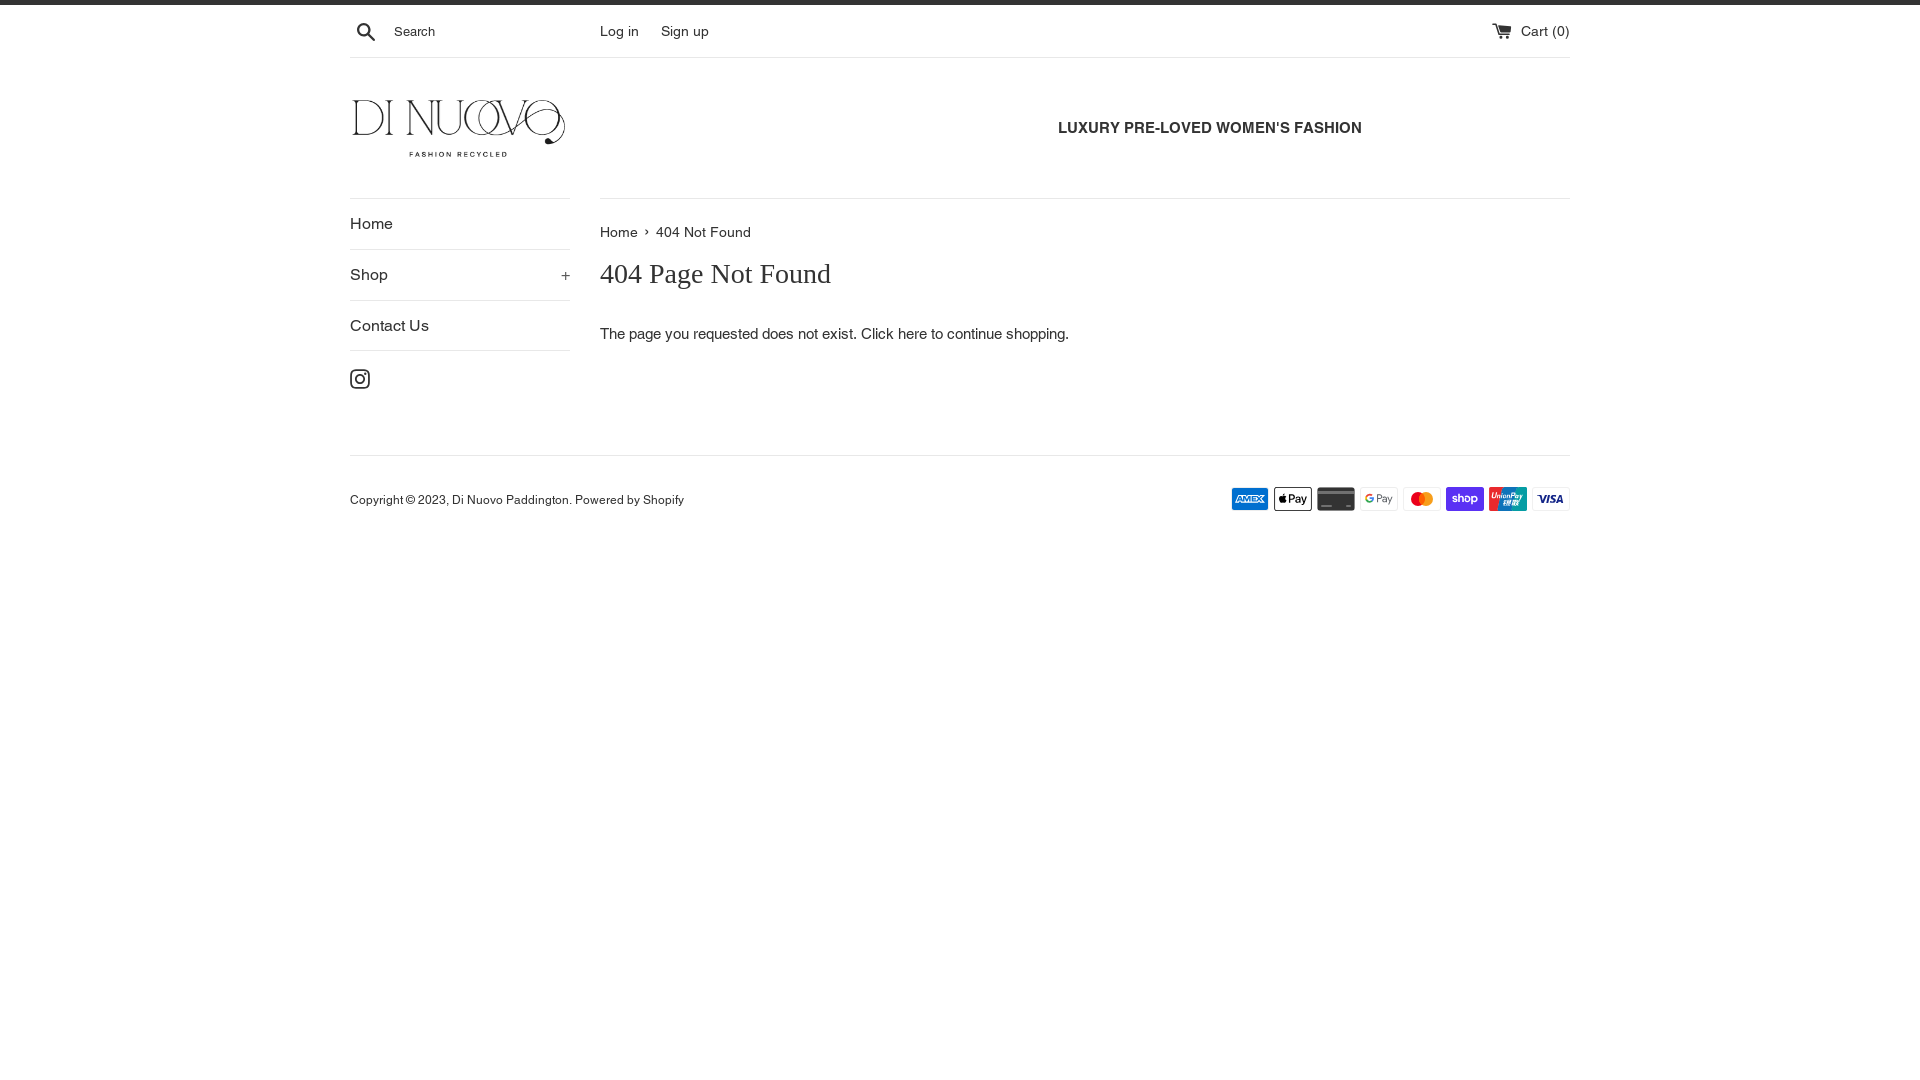 Image resolution: width=1920 pixels, height=1080 pixels. Describe the element at coordinates (350, 325) in the screenshot. I see `'Contact Us'` at that location.